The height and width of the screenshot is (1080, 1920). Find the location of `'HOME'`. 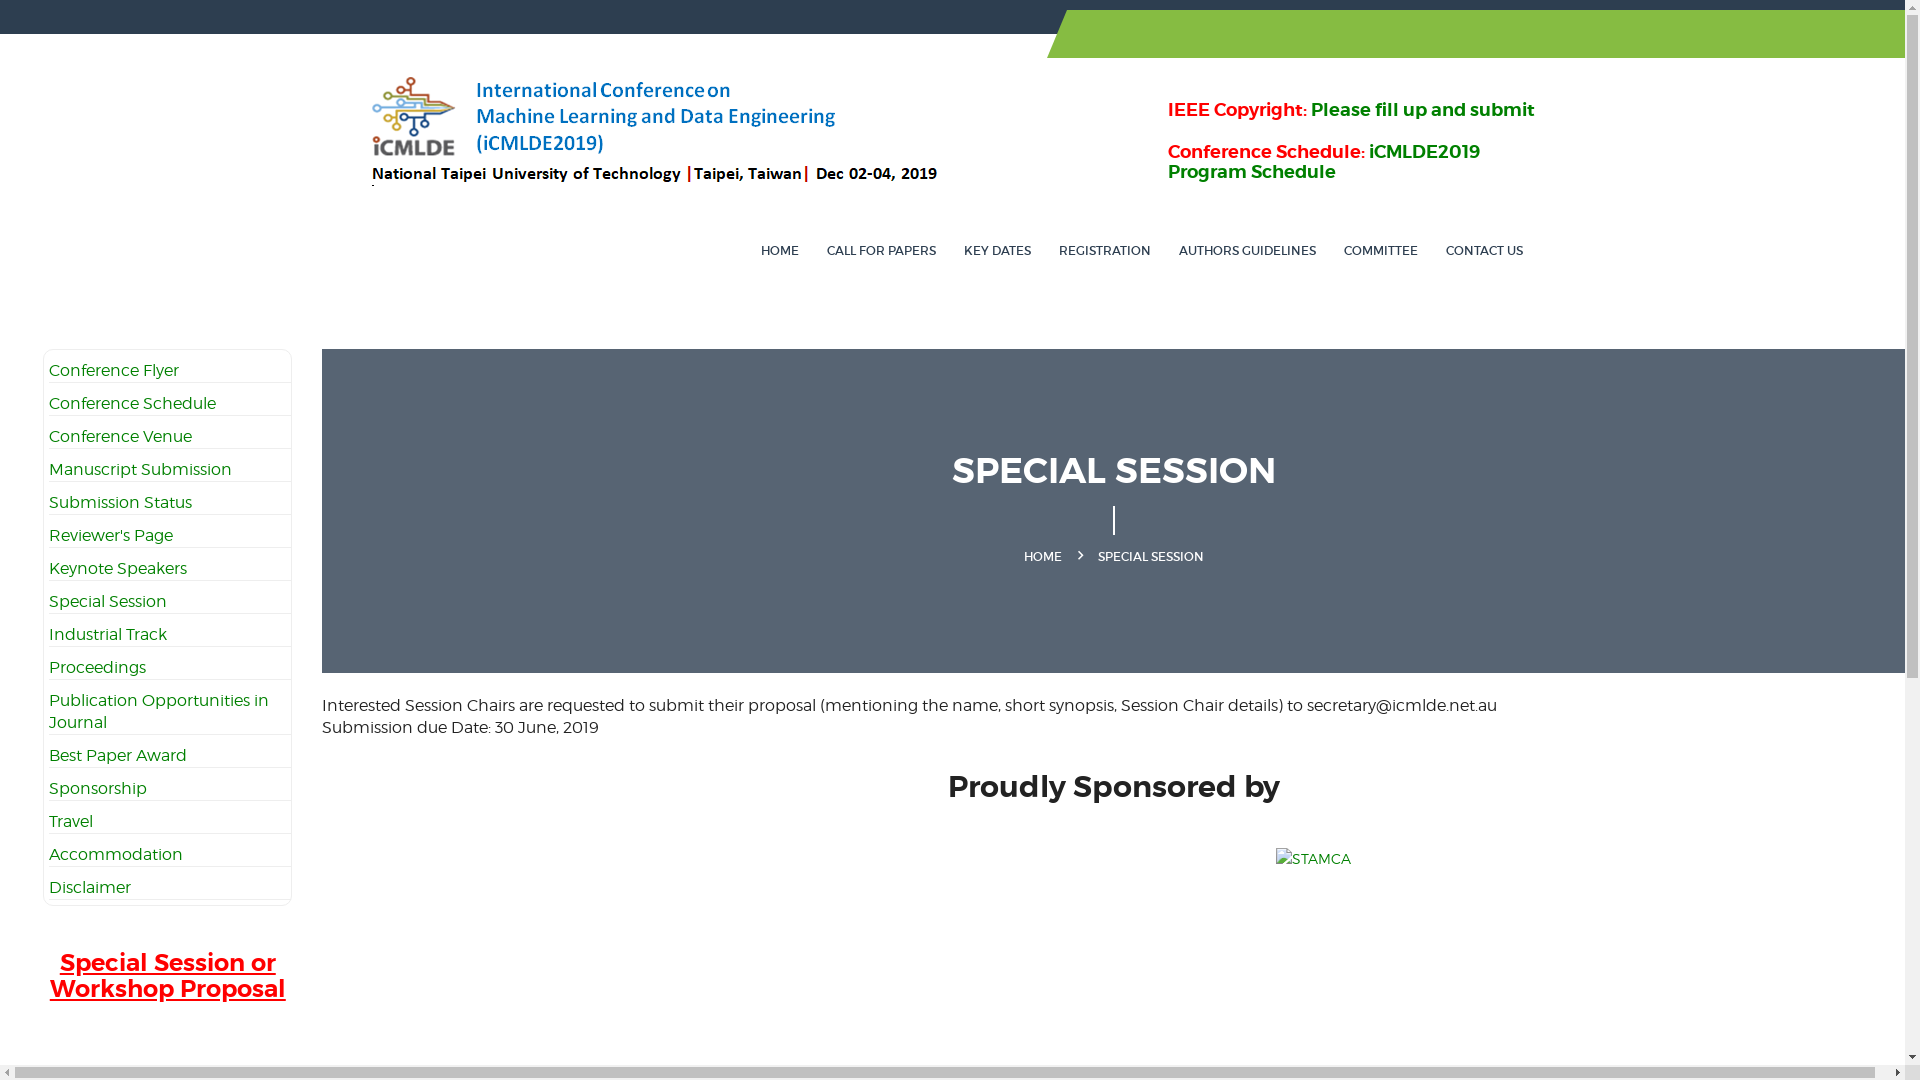

'HOME' is located at coordinates (777, 249).